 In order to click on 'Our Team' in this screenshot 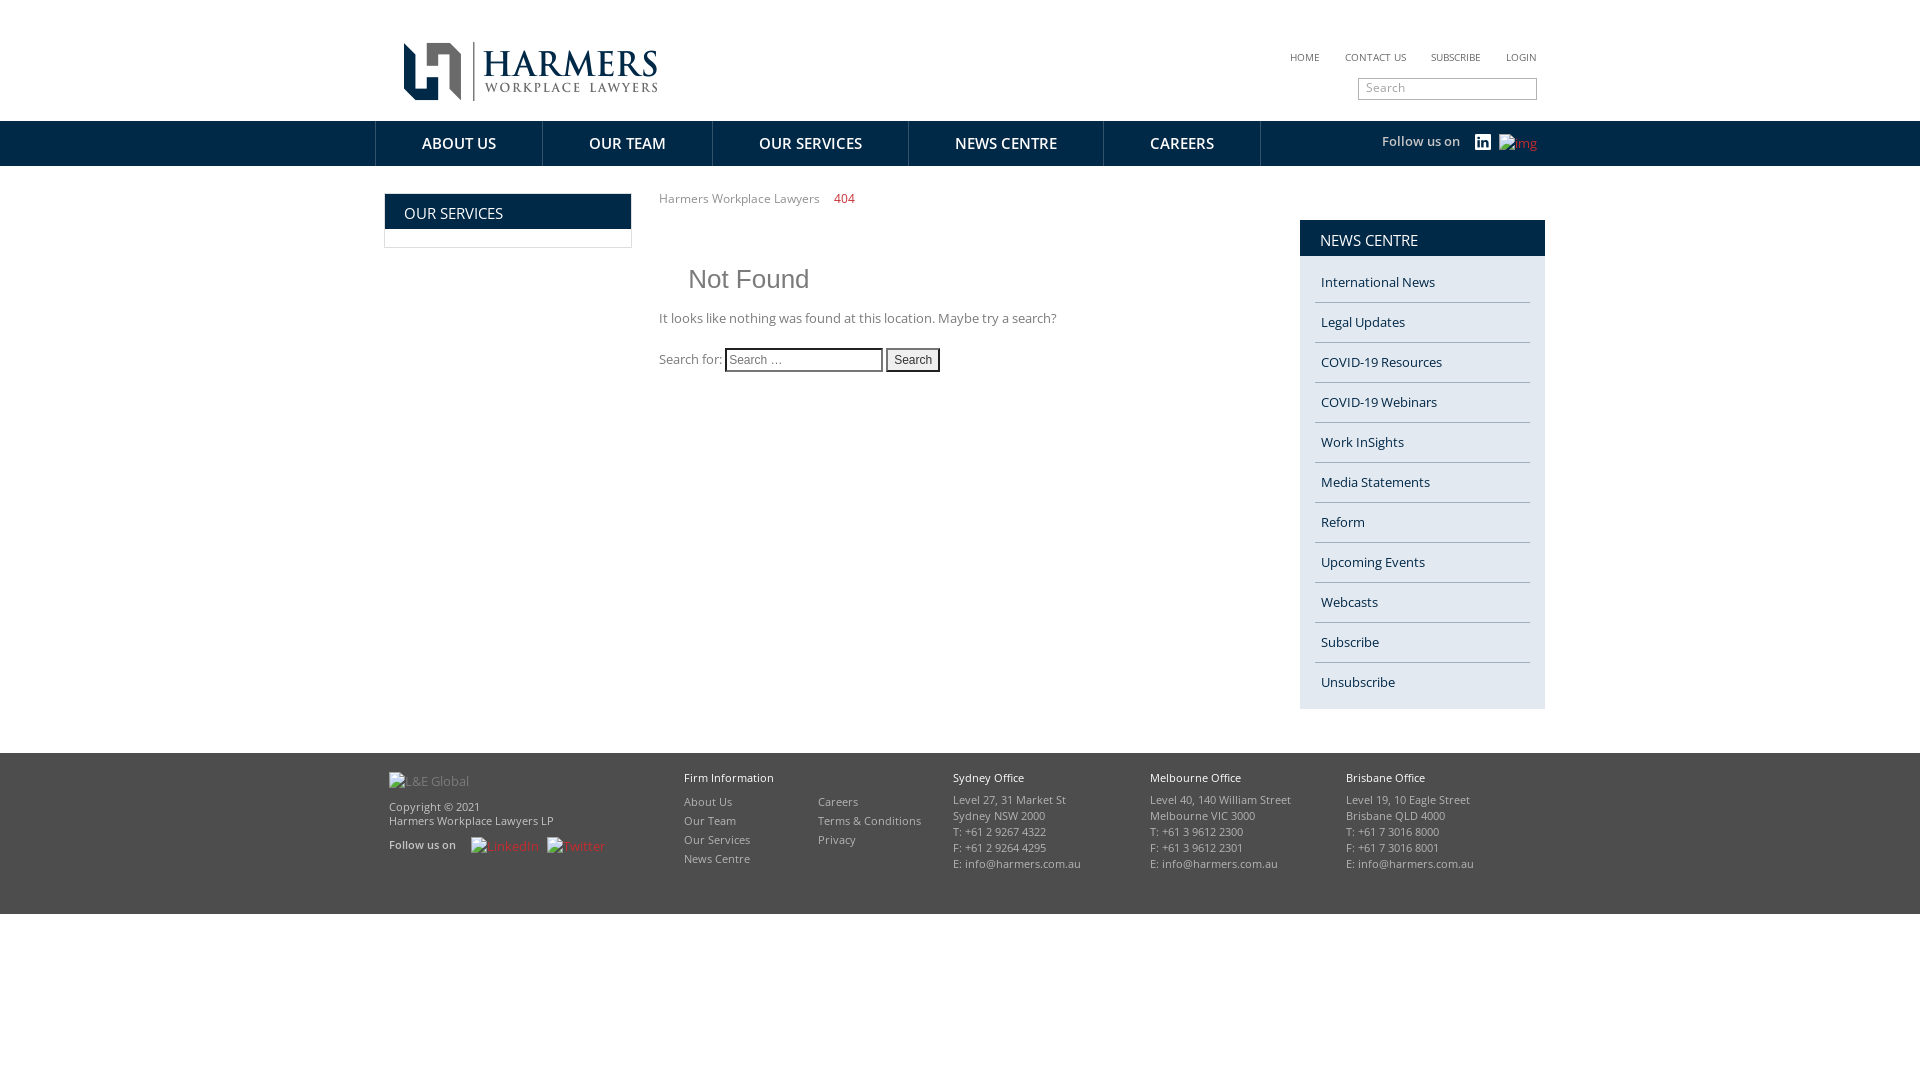, I will do `click(710, 820)`.